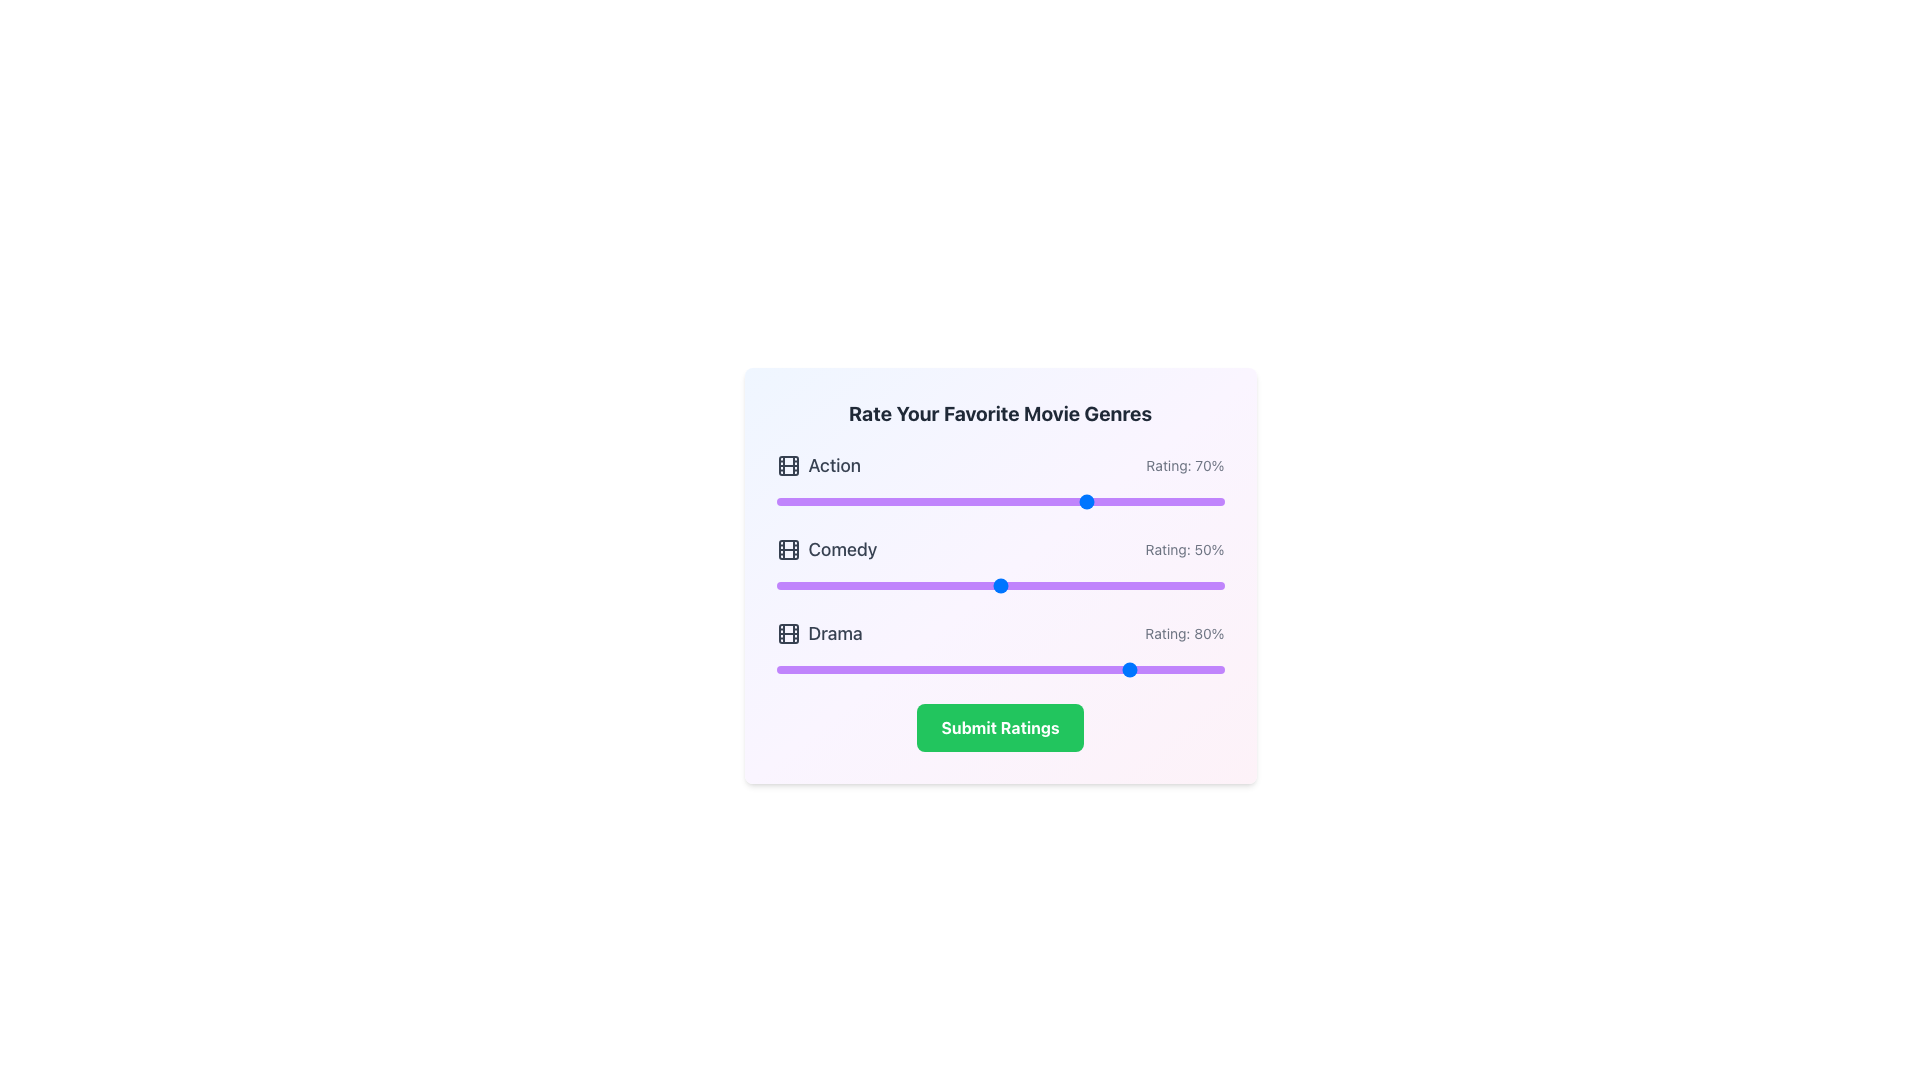 The width and height of the screenshot is (1920, 1080). What do you see at coordinates (1071, 585) in the screenshot?
I see `the slider` at bounding box center [1071, 585].